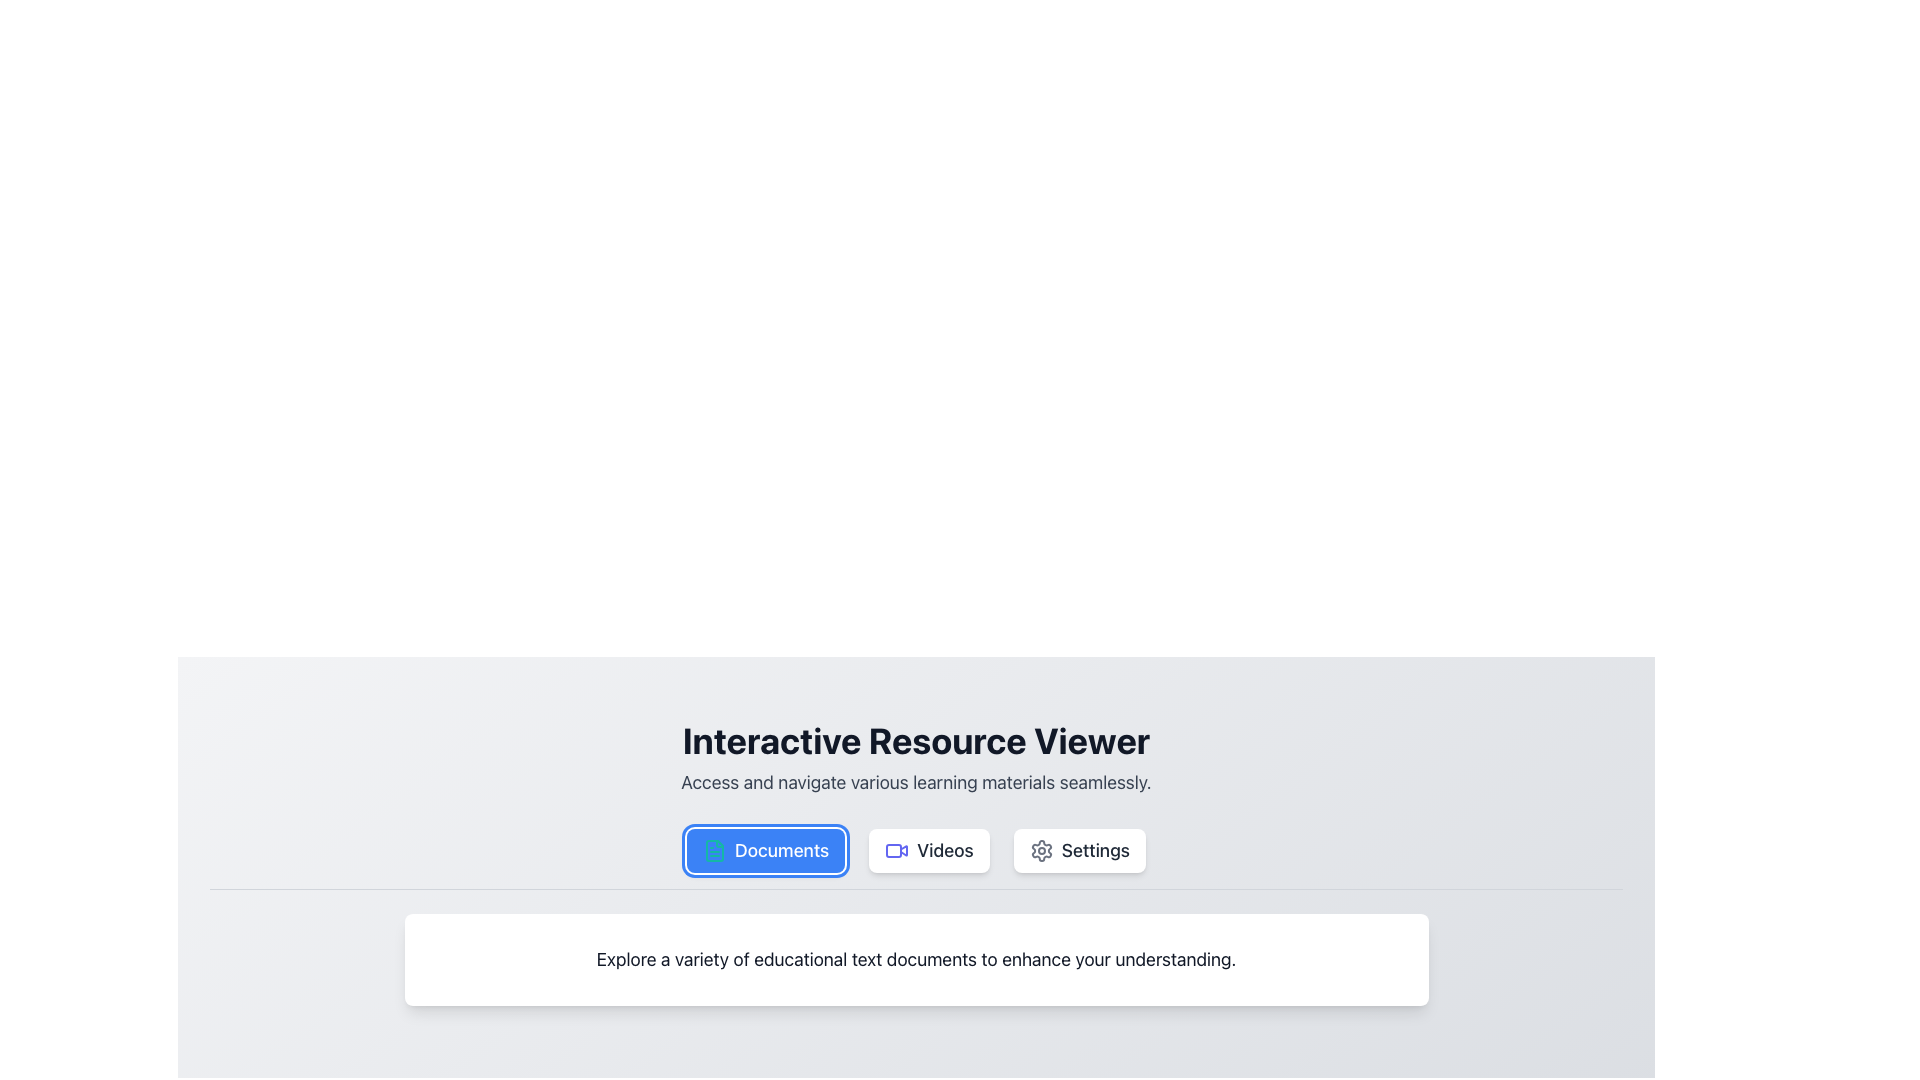 This screenshot has width=1920, height=1080. I want to click on the text block containing 'Access and navigate various learning materials seamlessly.' which is positioned below the title 'Interactive Resource Viewer.', so click(915, 782).